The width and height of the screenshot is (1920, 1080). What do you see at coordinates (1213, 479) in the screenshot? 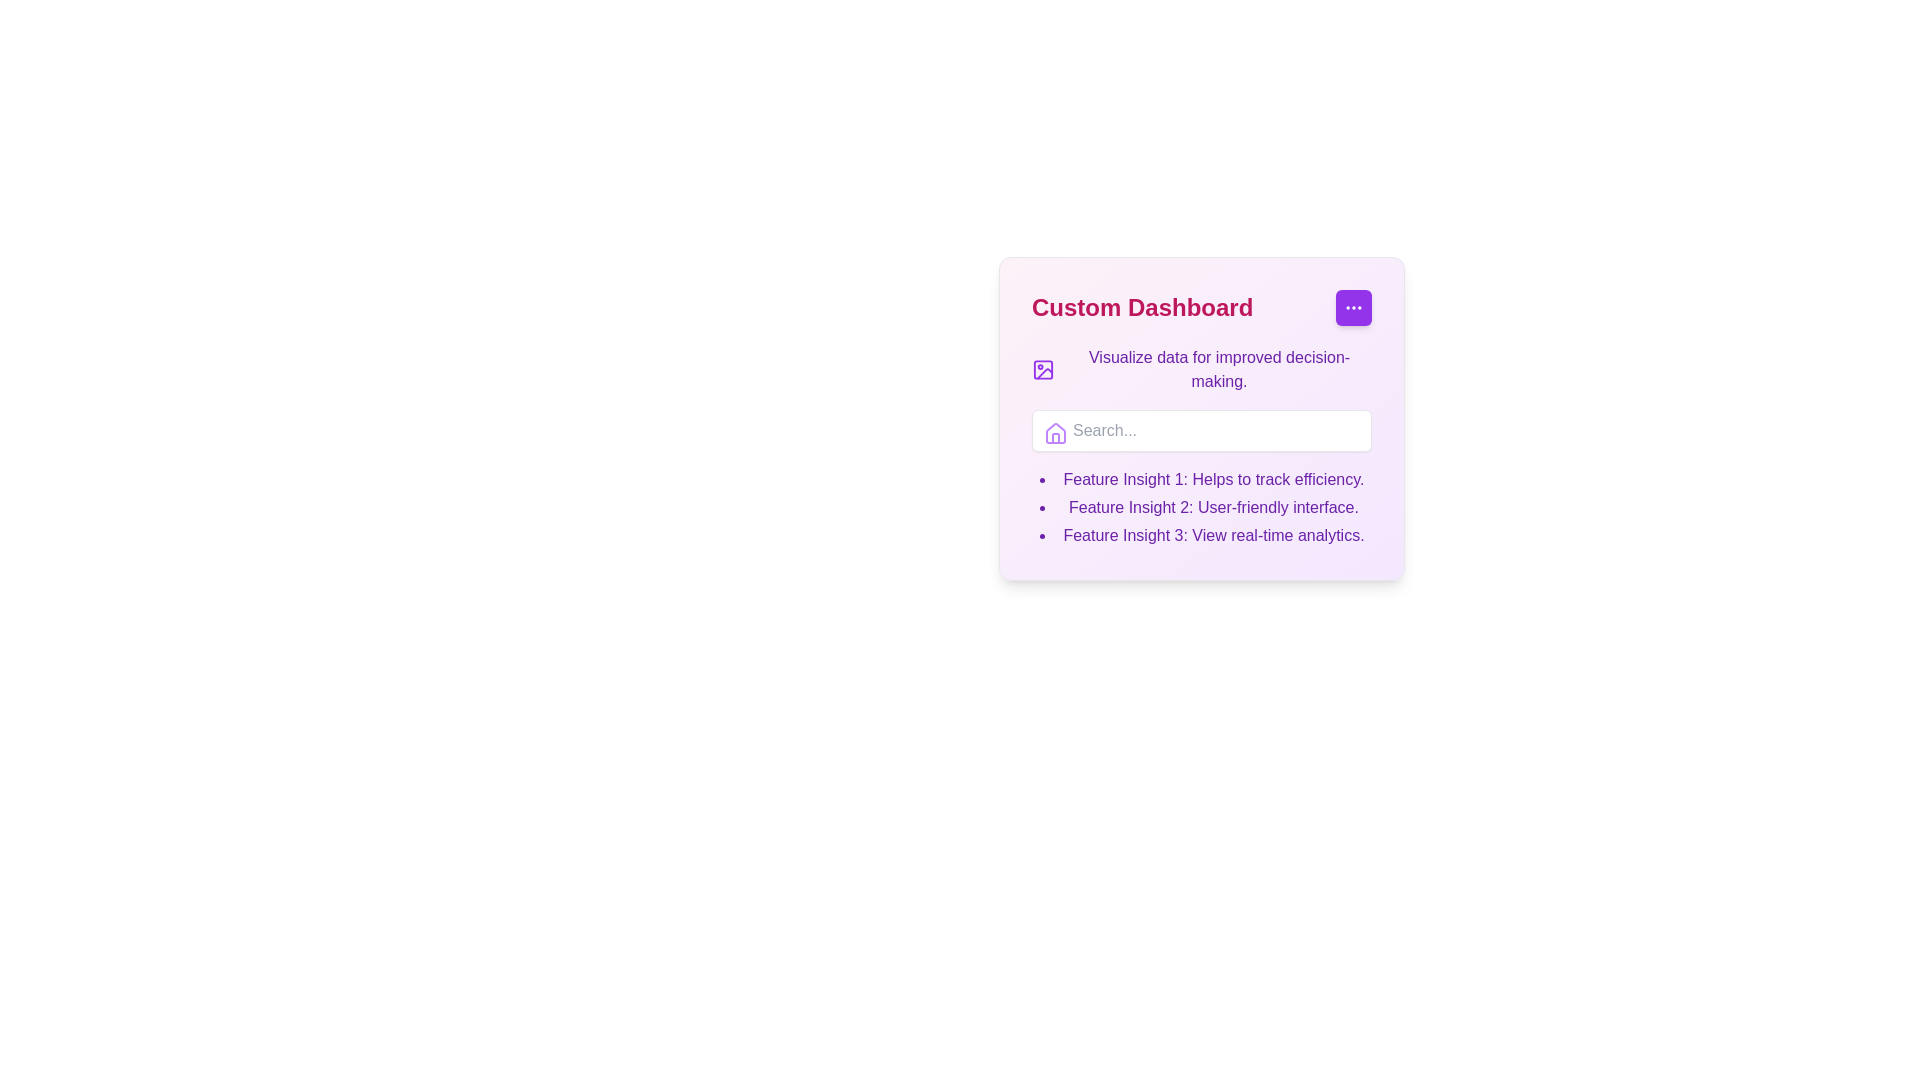
I see `the static text element that conveys information about tracking efficiency, located at the top of a vertical list beneath the search bar` at bounding box center [1213, 479].